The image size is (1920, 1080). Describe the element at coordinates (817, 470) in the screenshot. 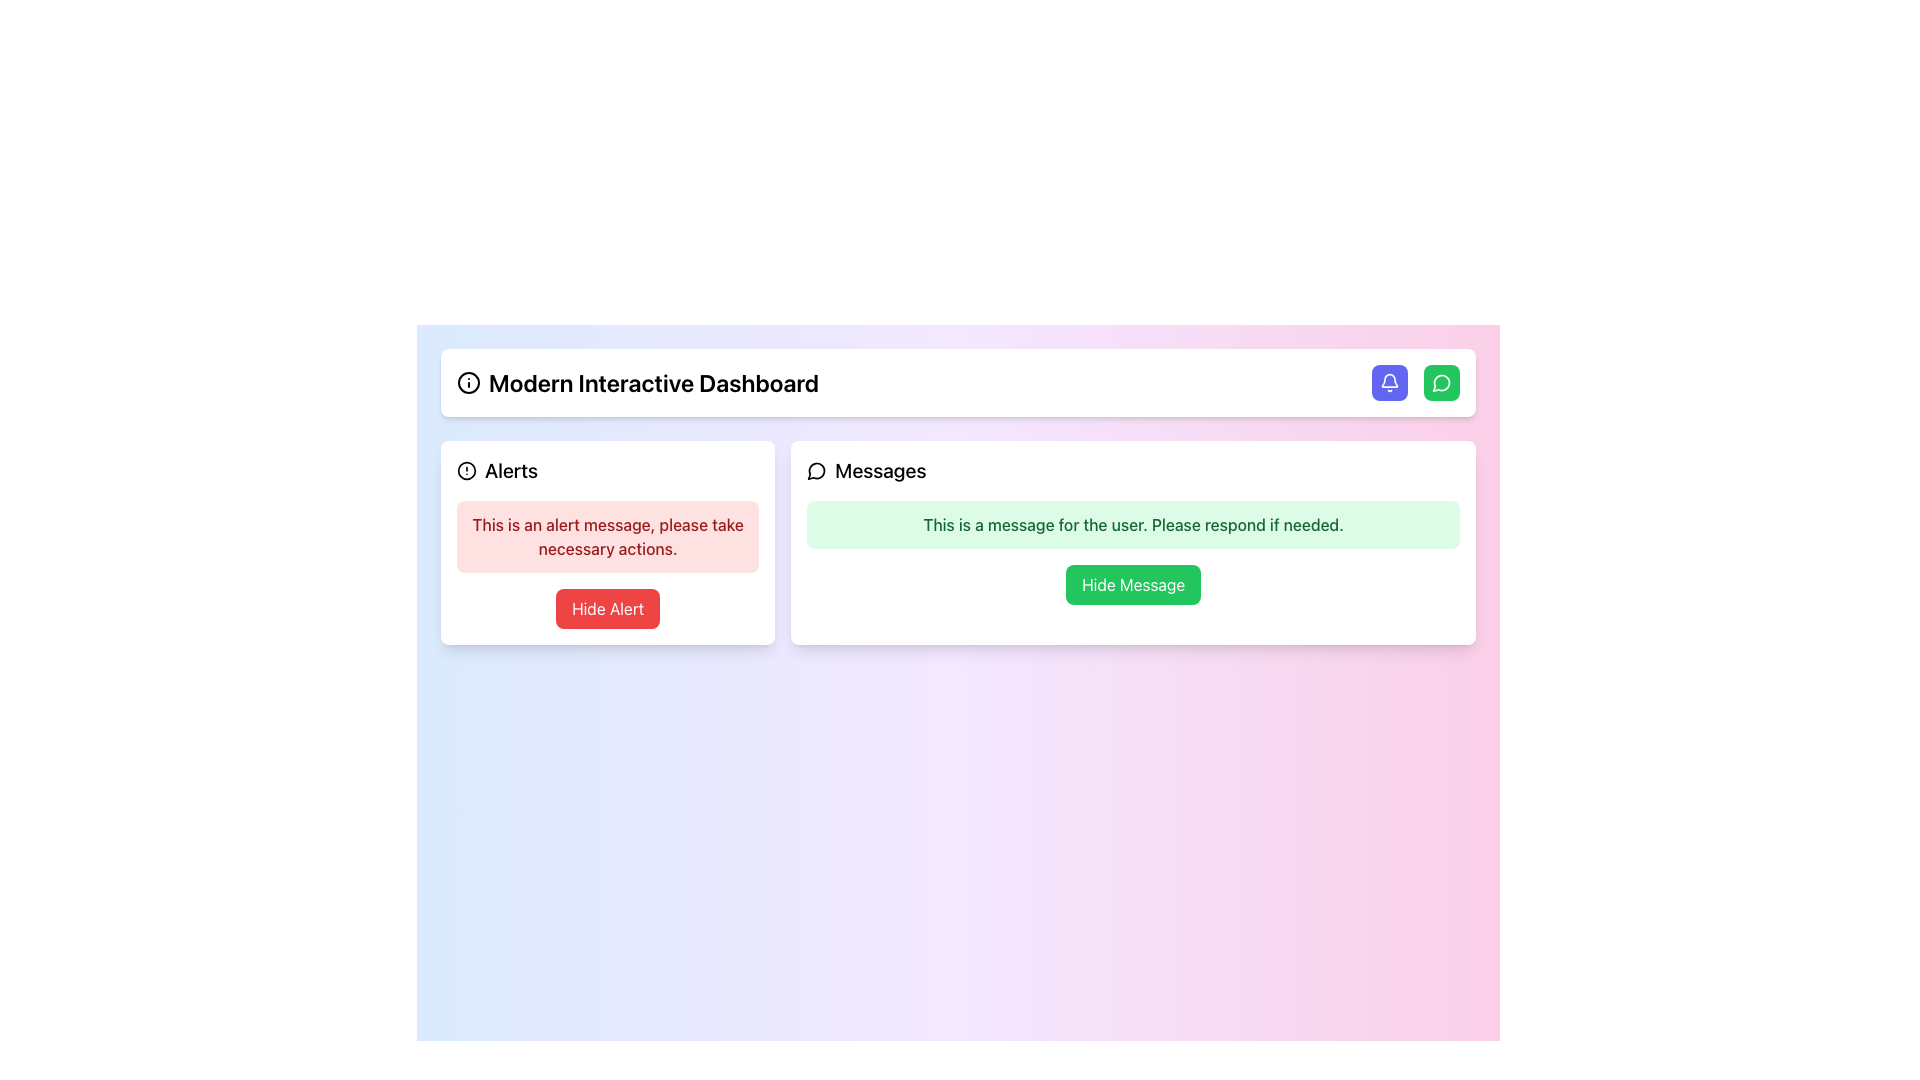

I see `the speech bubble icon located at the top of the 'Messages' panel header, to the left of the text 'Messages'` at that location.